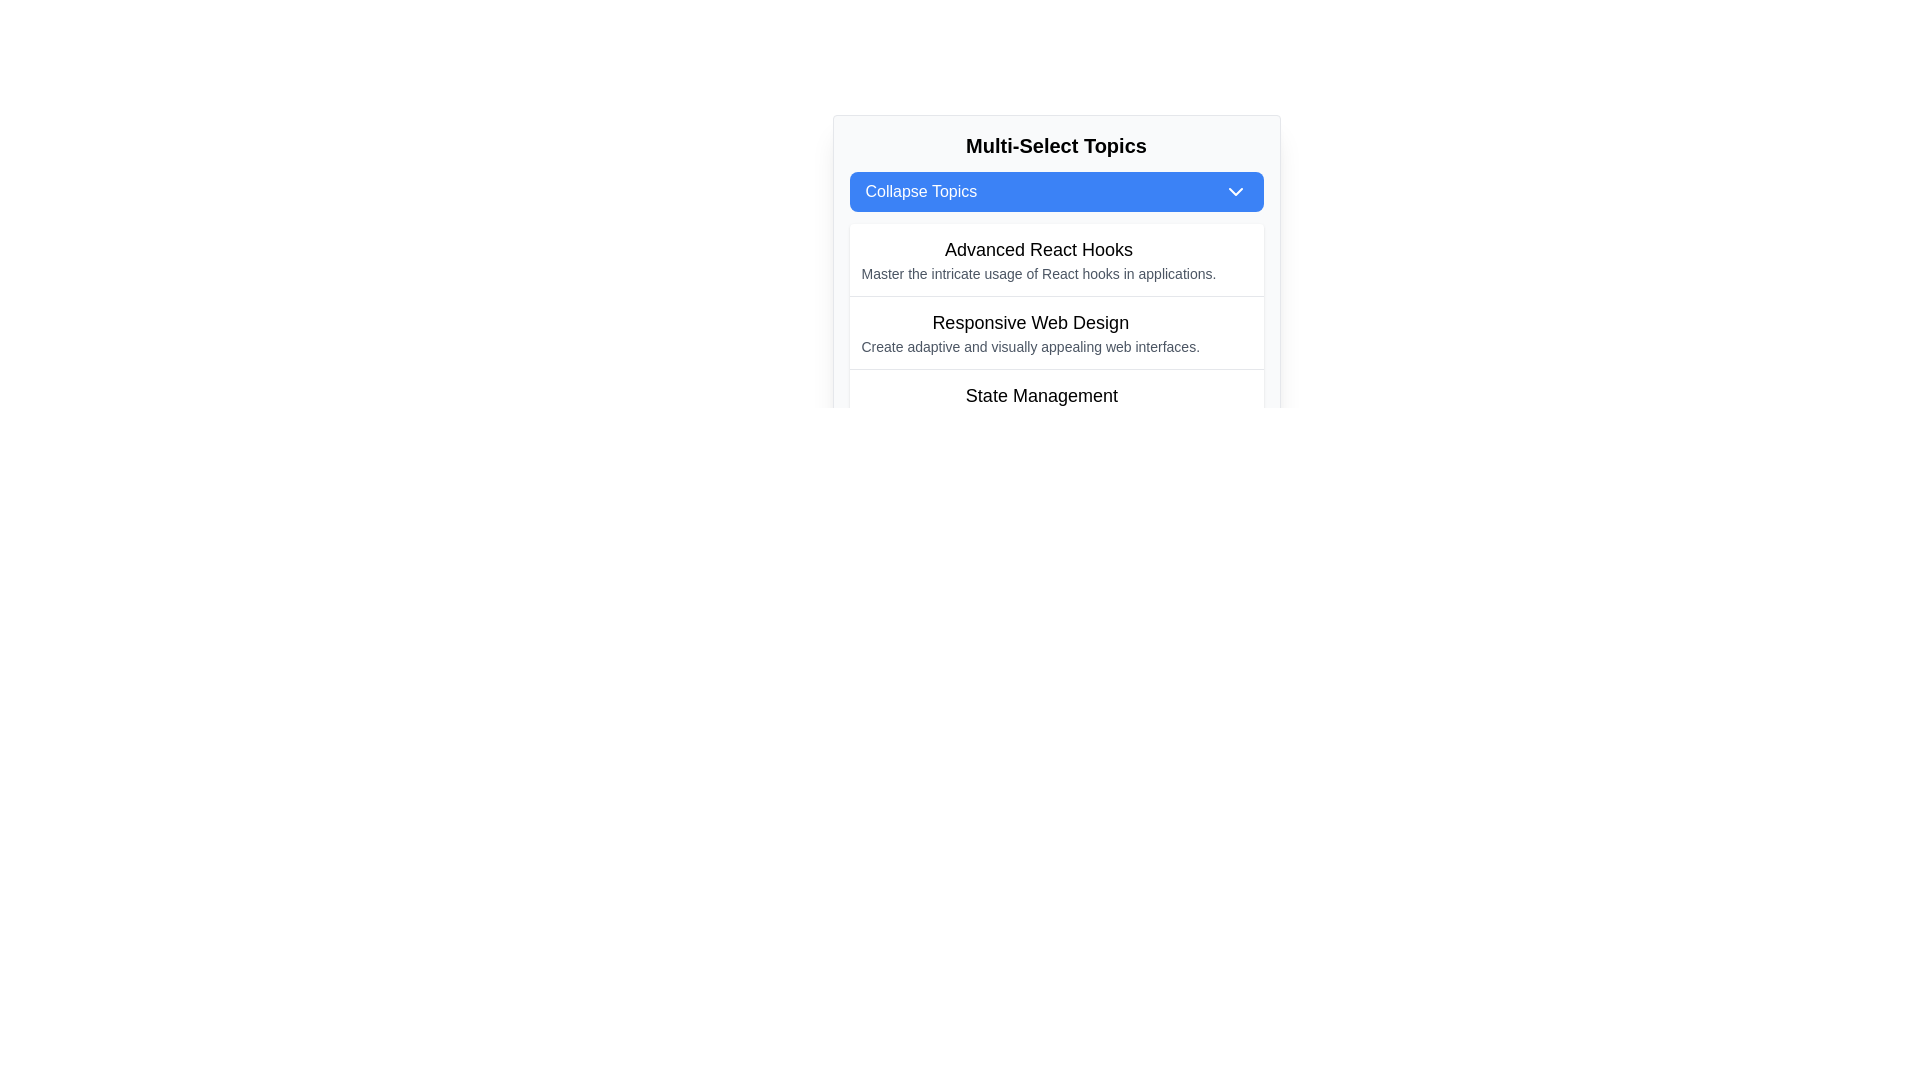  I want to click on text of the bold header labeled 'Multi-Select Topics' positioned at the top of the content card, so click(1055, 145).